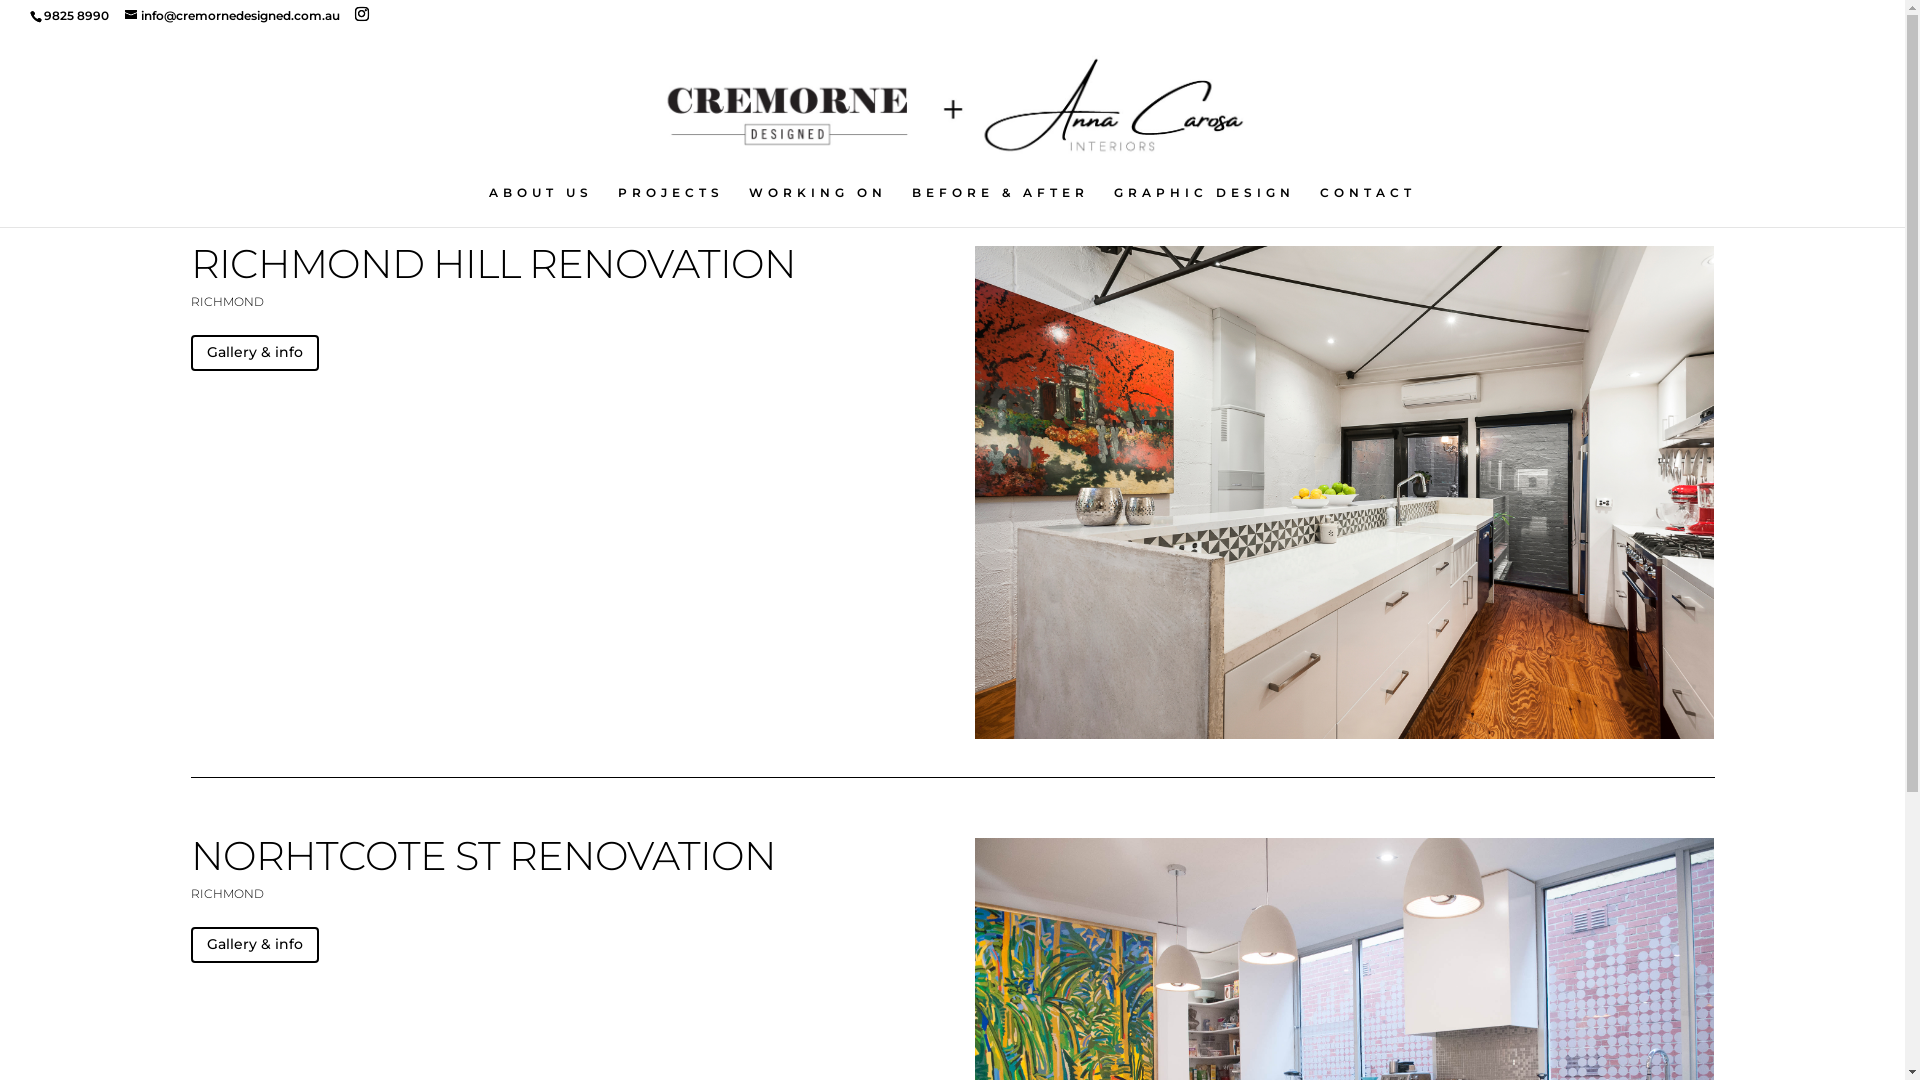 The image size is (1920, 1080). I want to click on 'BEFORE & AFTER', so click(911, 206).